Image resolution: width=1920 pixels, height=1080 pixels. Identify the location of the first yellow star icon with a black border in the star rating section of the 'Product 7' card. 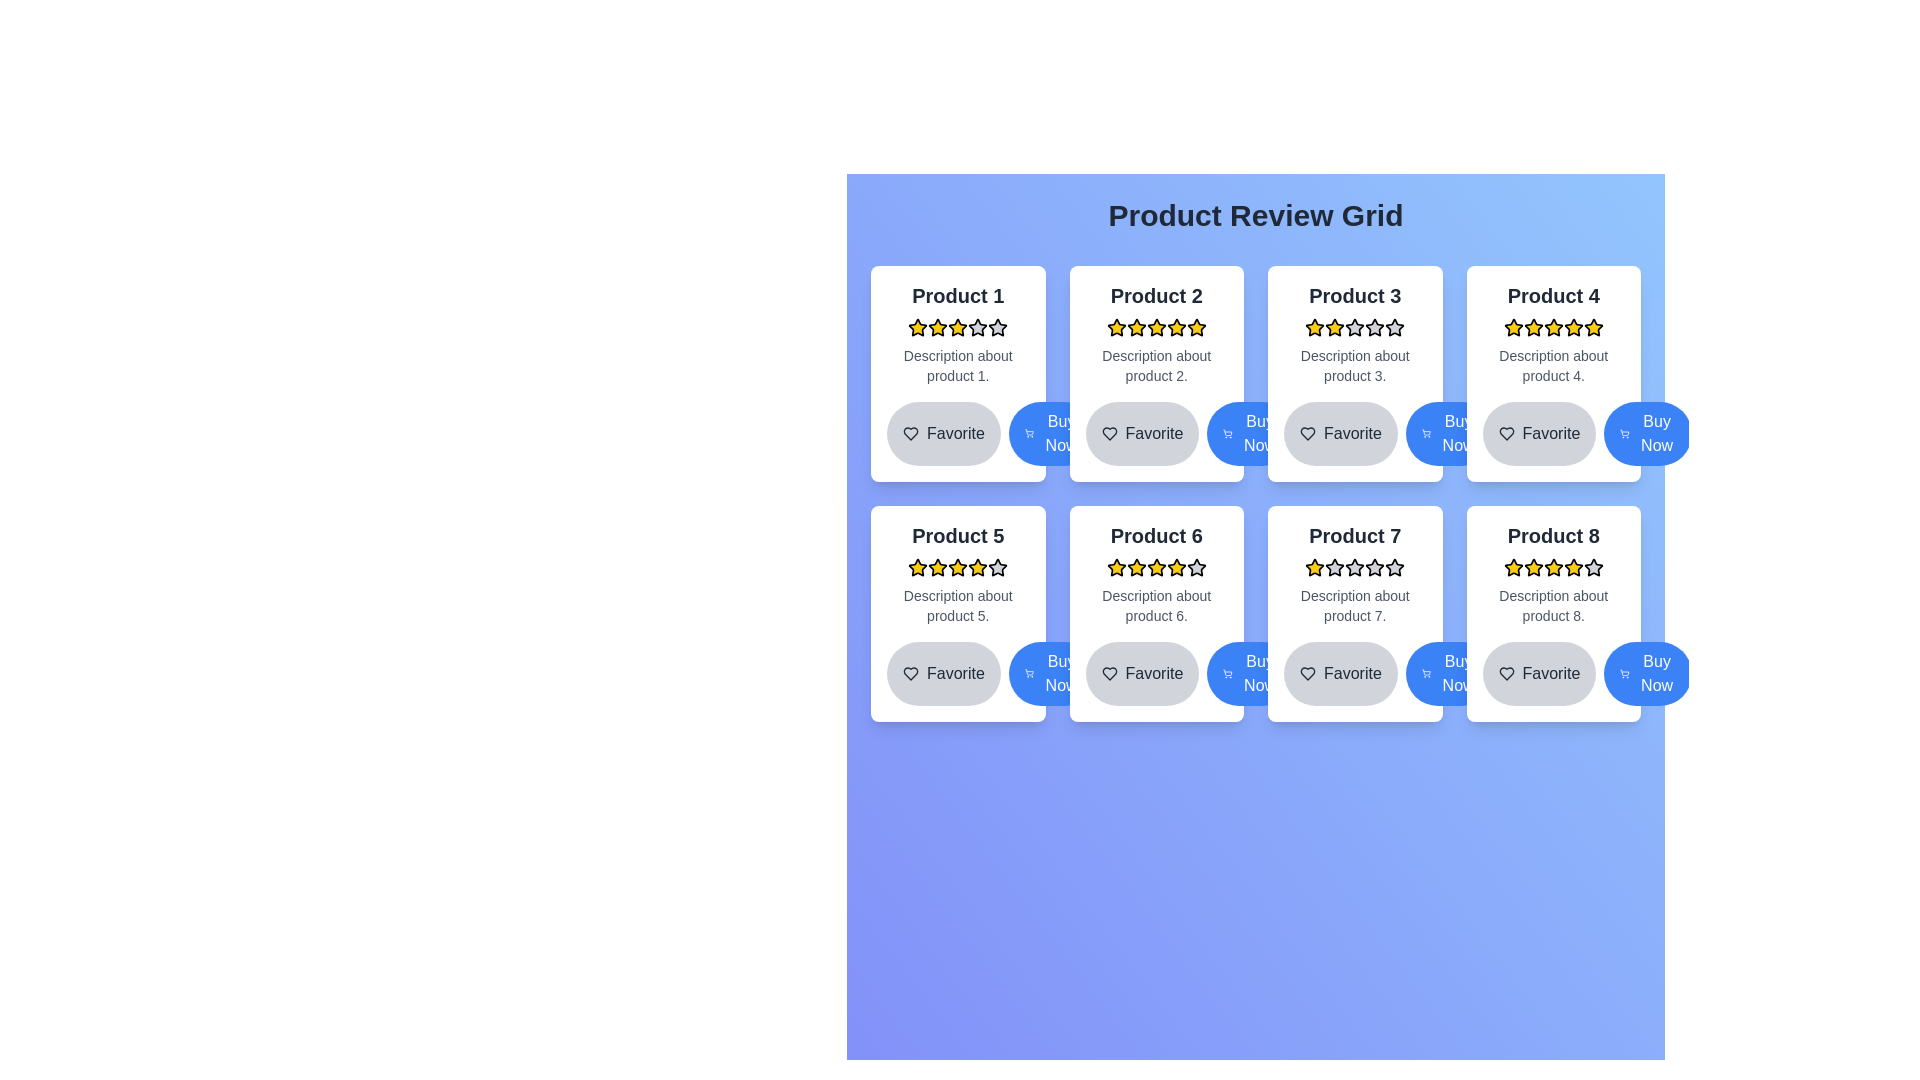
(1315, 567).